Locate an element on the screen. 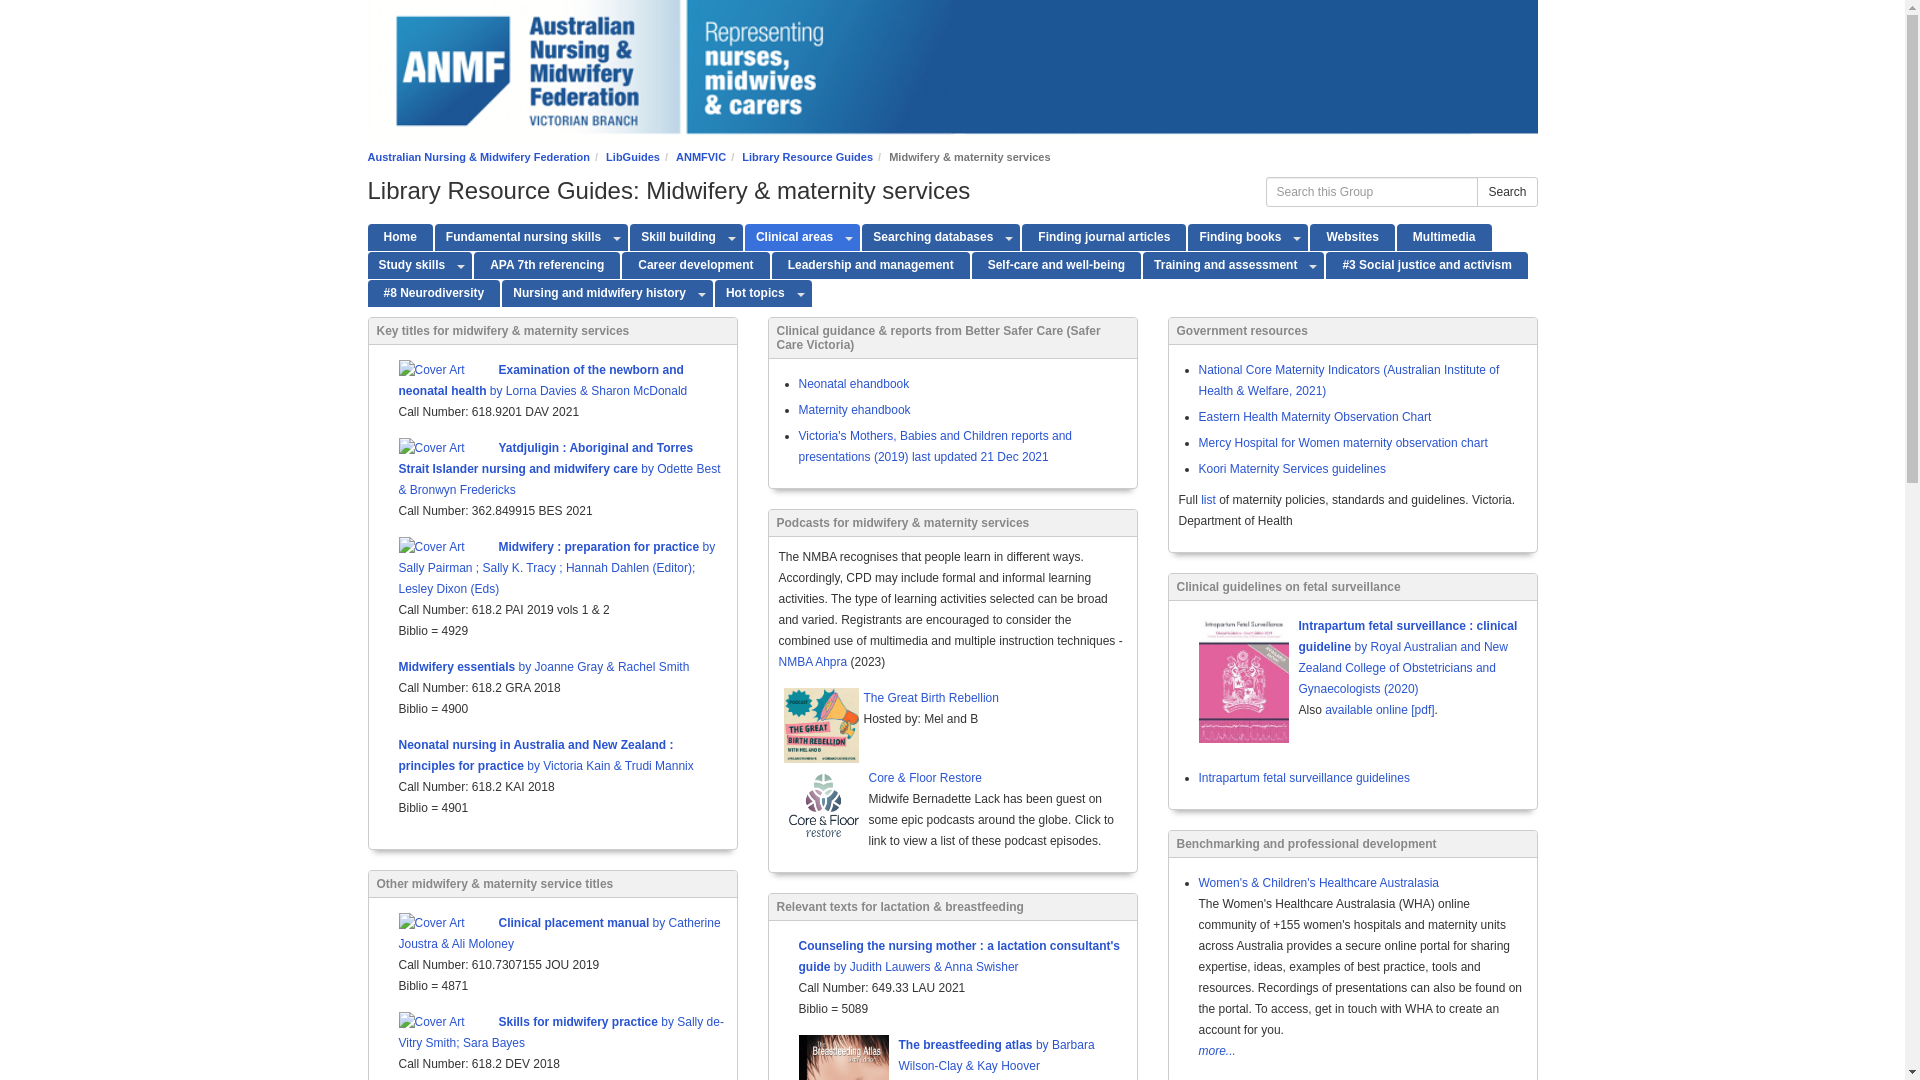 The height and width of the screenshot is (1080, 1920). 'Library Resource Guides' is located at coordinates (807, 156).